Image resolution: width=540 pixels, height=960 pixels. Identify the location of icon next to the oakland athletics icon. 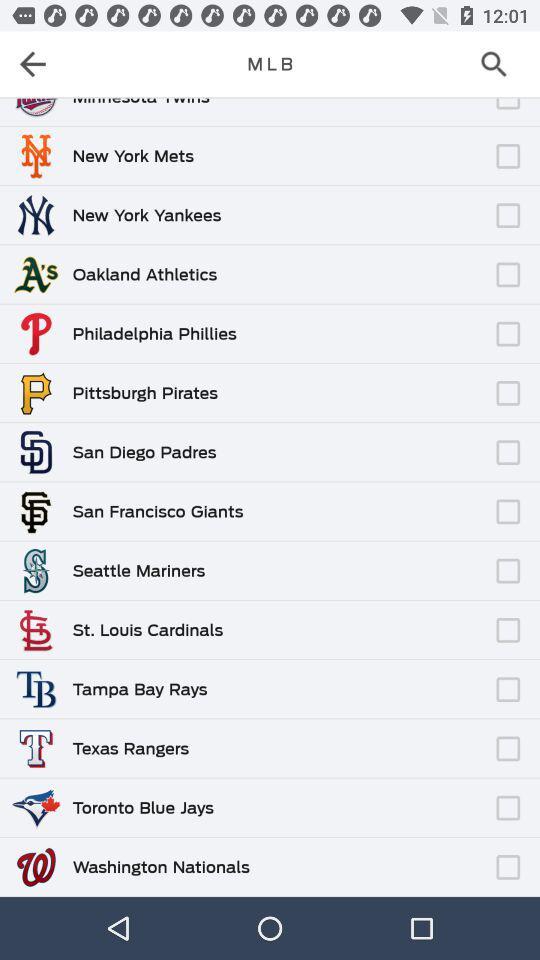
(352, 264).